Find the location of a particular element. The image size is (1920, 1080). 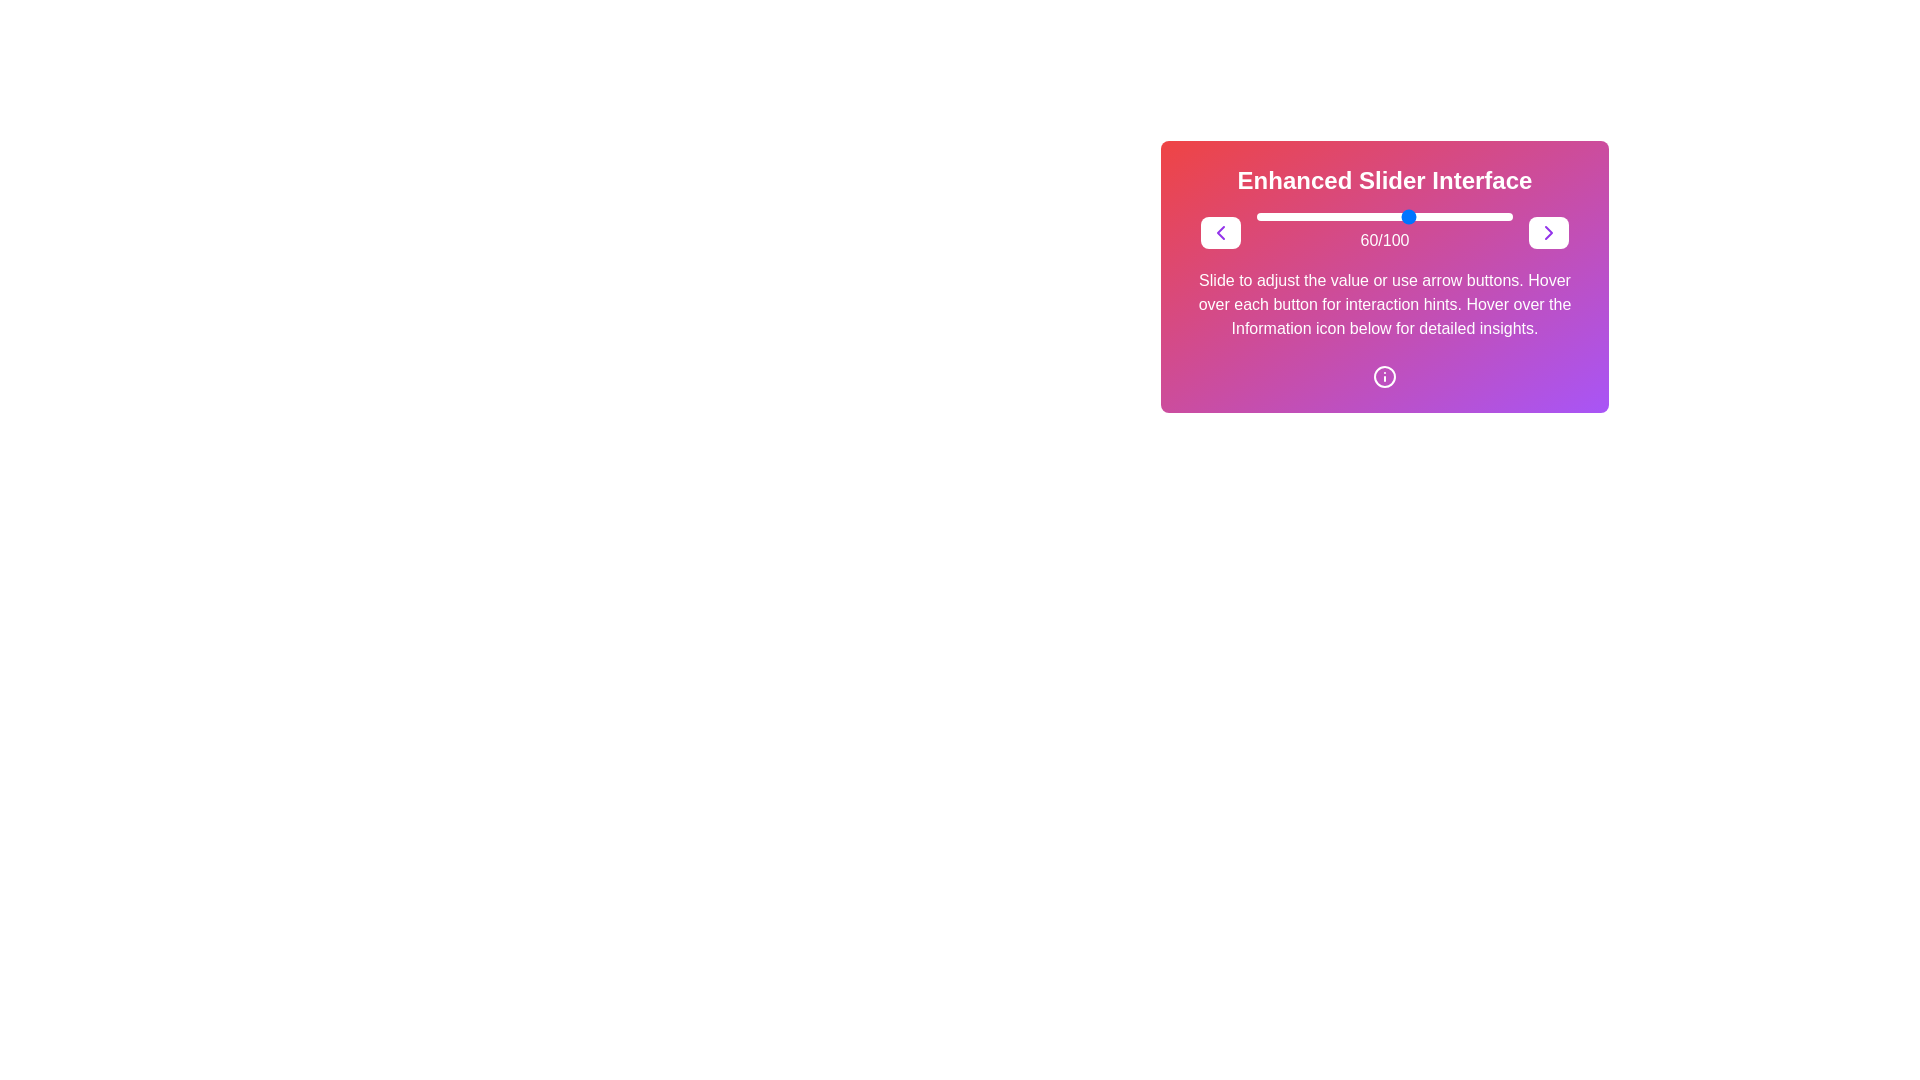

the slider is located at coordinates (1394, 216).